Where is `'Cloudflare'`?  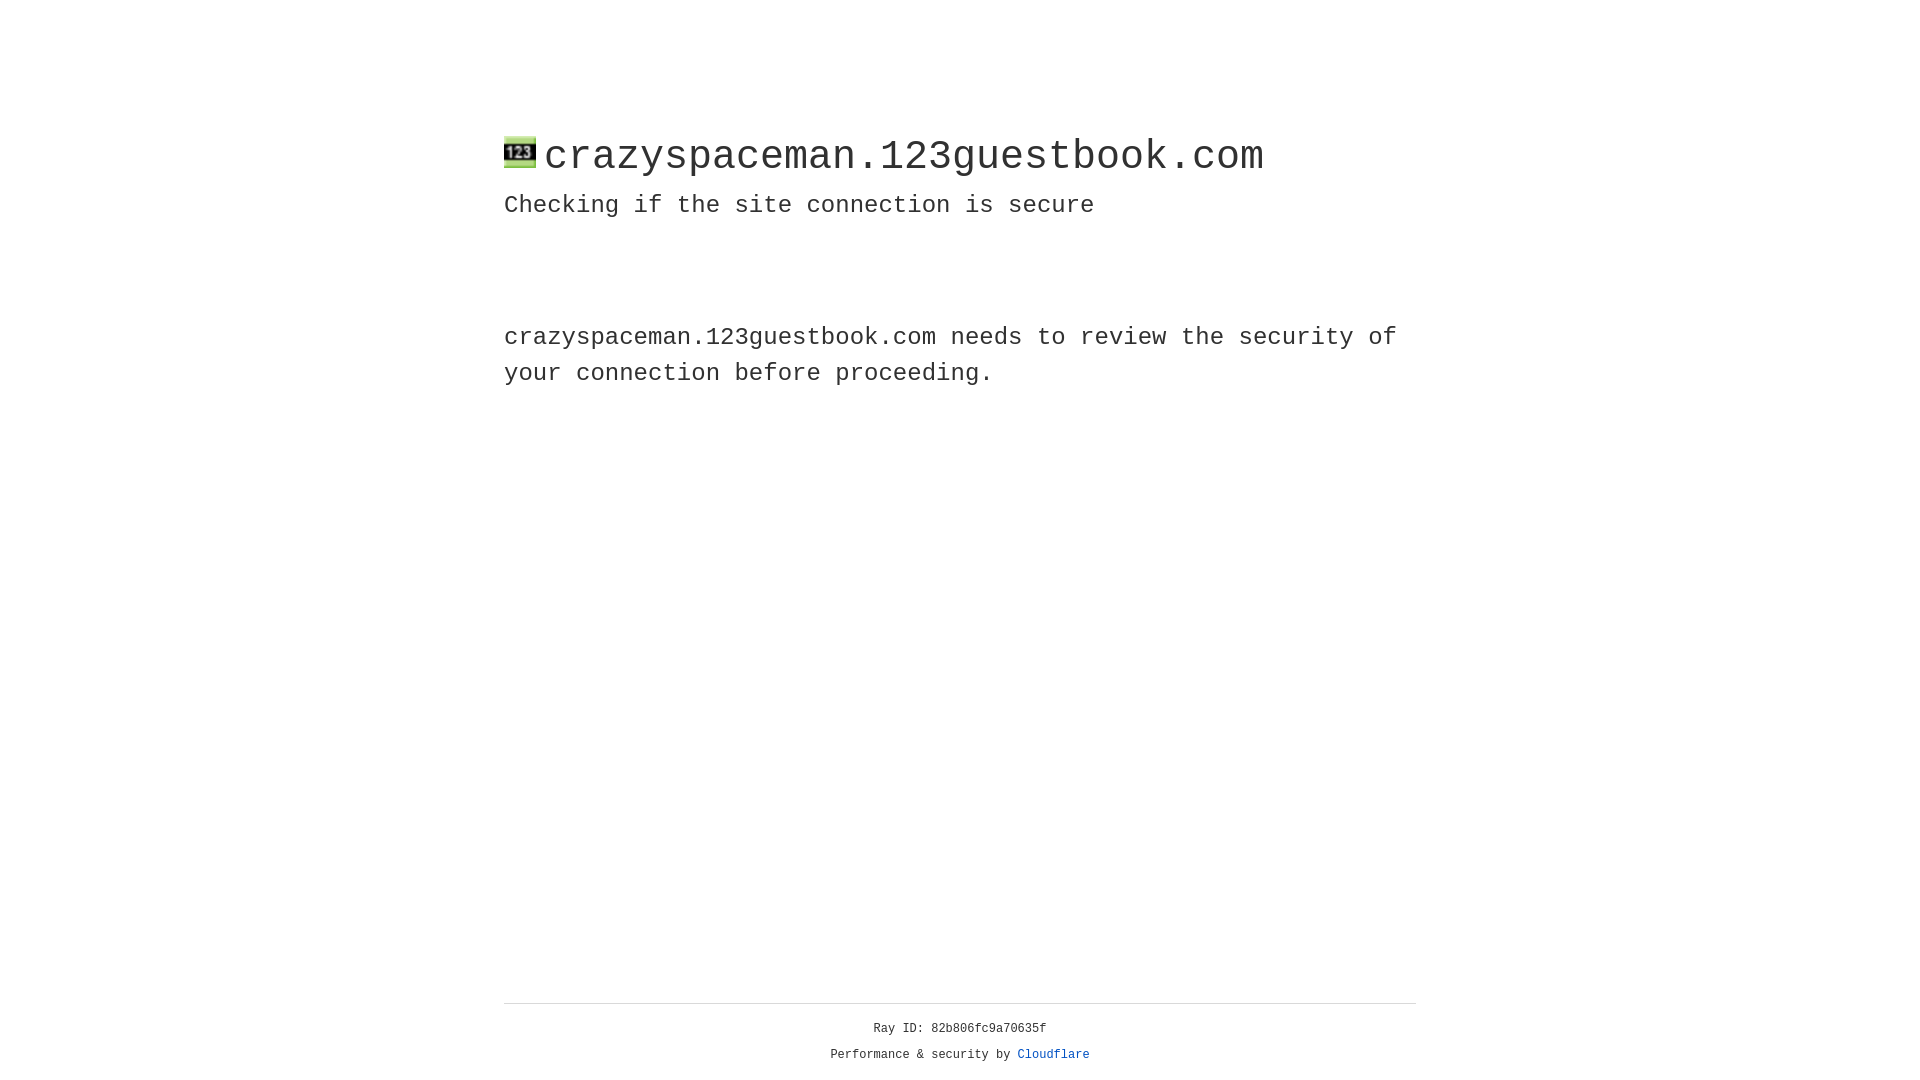
'Cloudflare' is located at coordinates (1053, 1054).